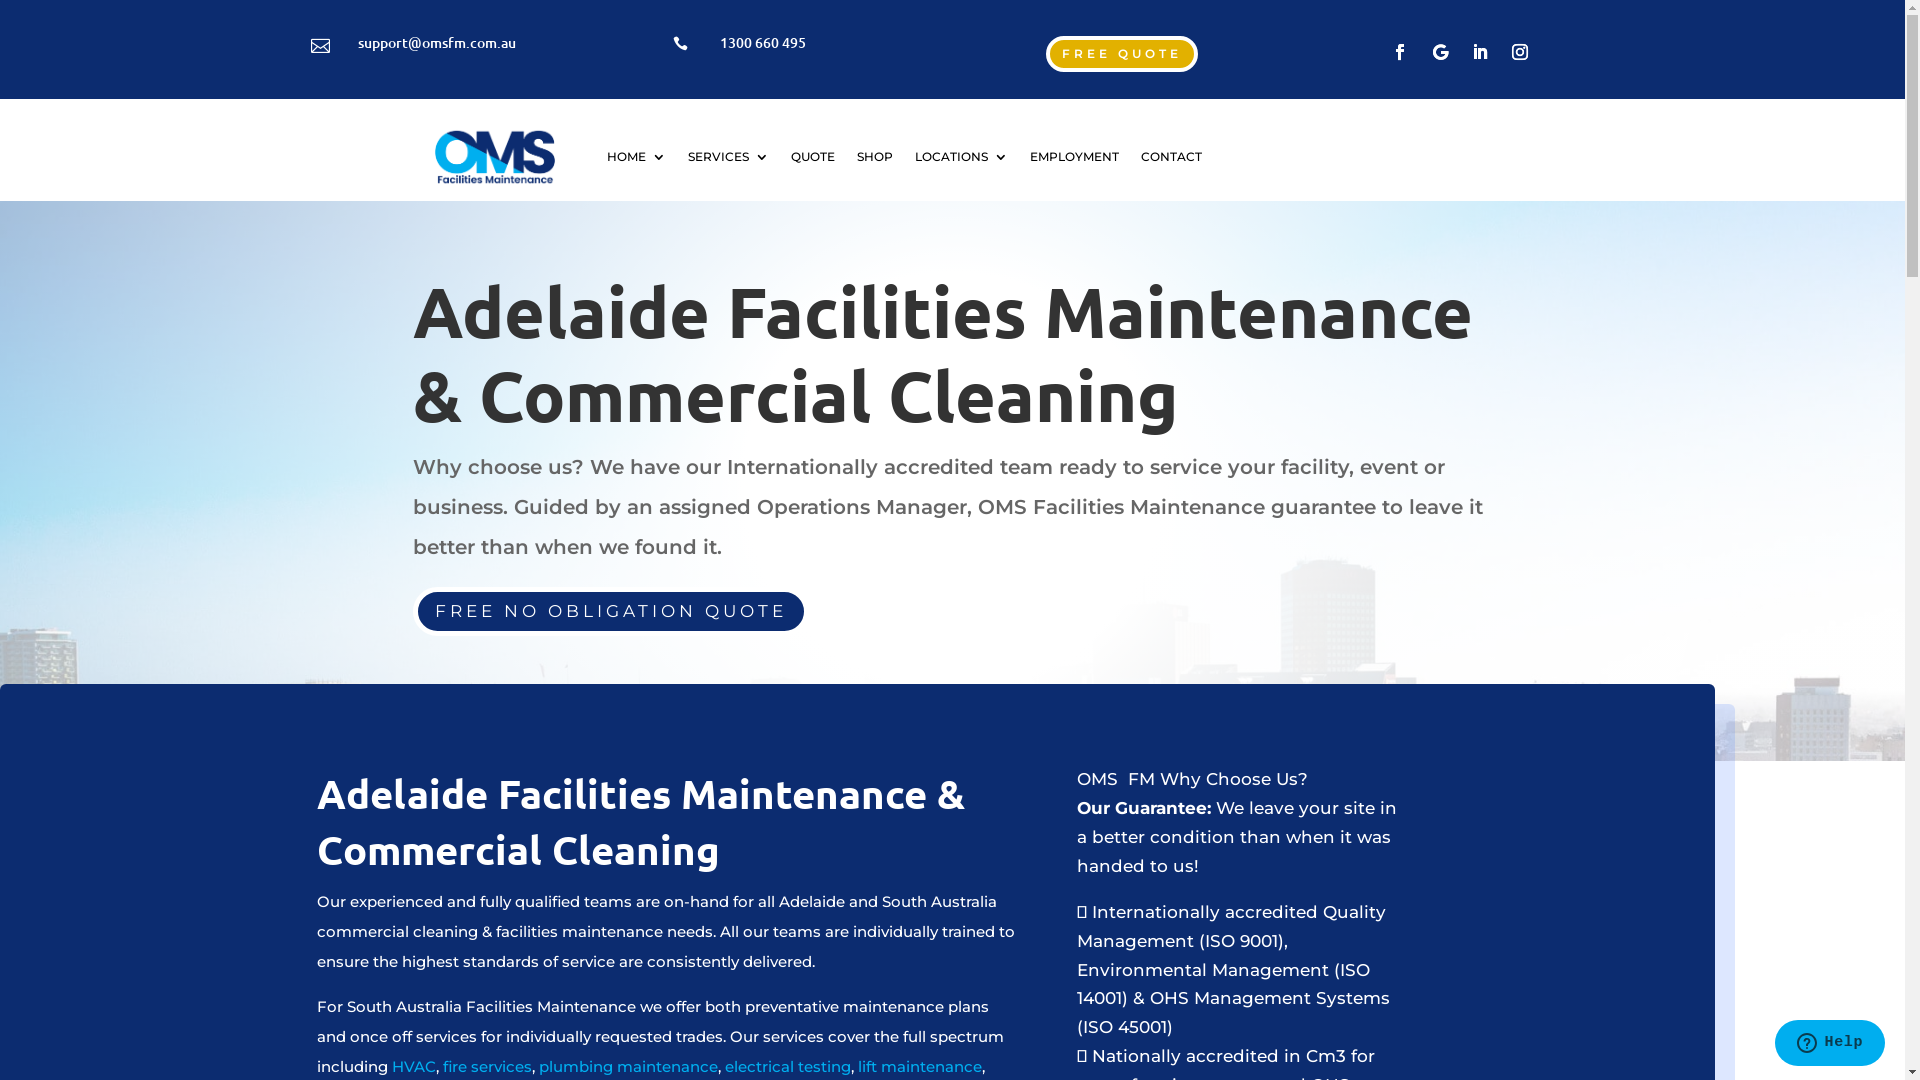 The image size is (1920, 1080). Describe the element at coordinates (1829, 1044) in the screenshot. I see `'Opens a widget where you can chat to one of our agents'` at that location.